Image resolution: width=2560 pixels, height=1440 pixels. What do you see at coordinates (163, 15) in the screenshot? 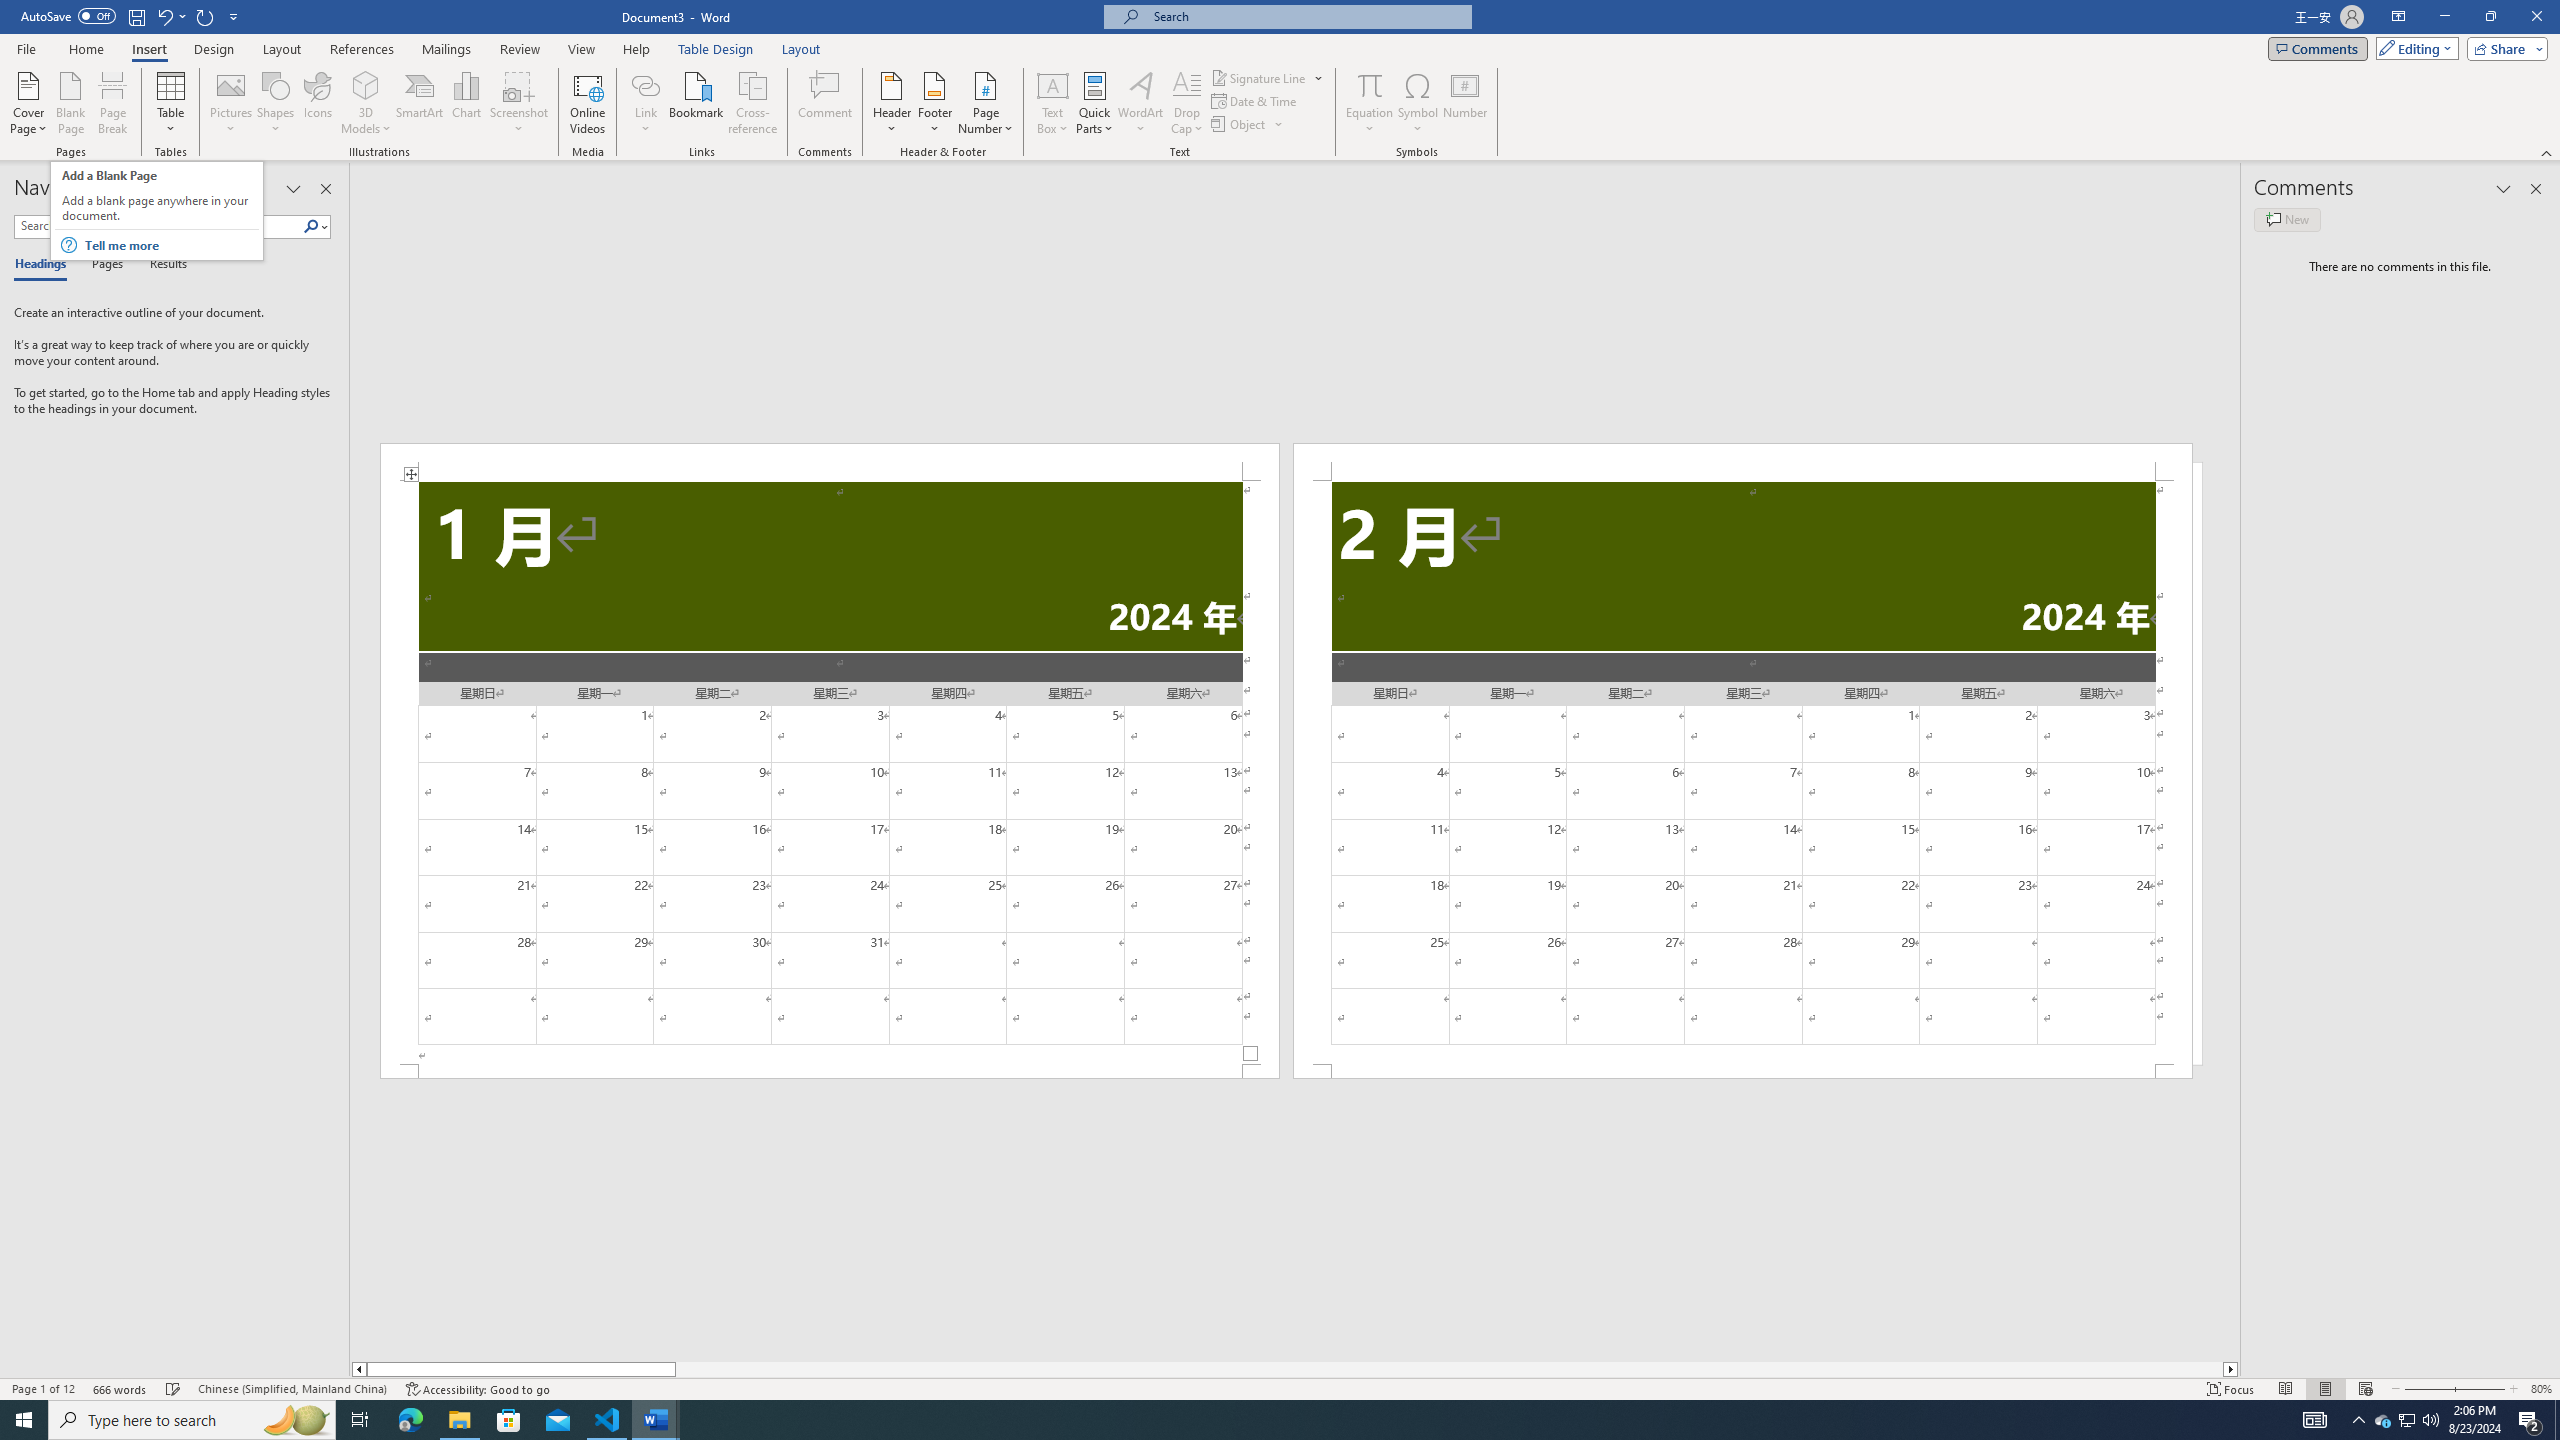
I see `'Undo Increase Indent'` at bounding box center [163, 15].